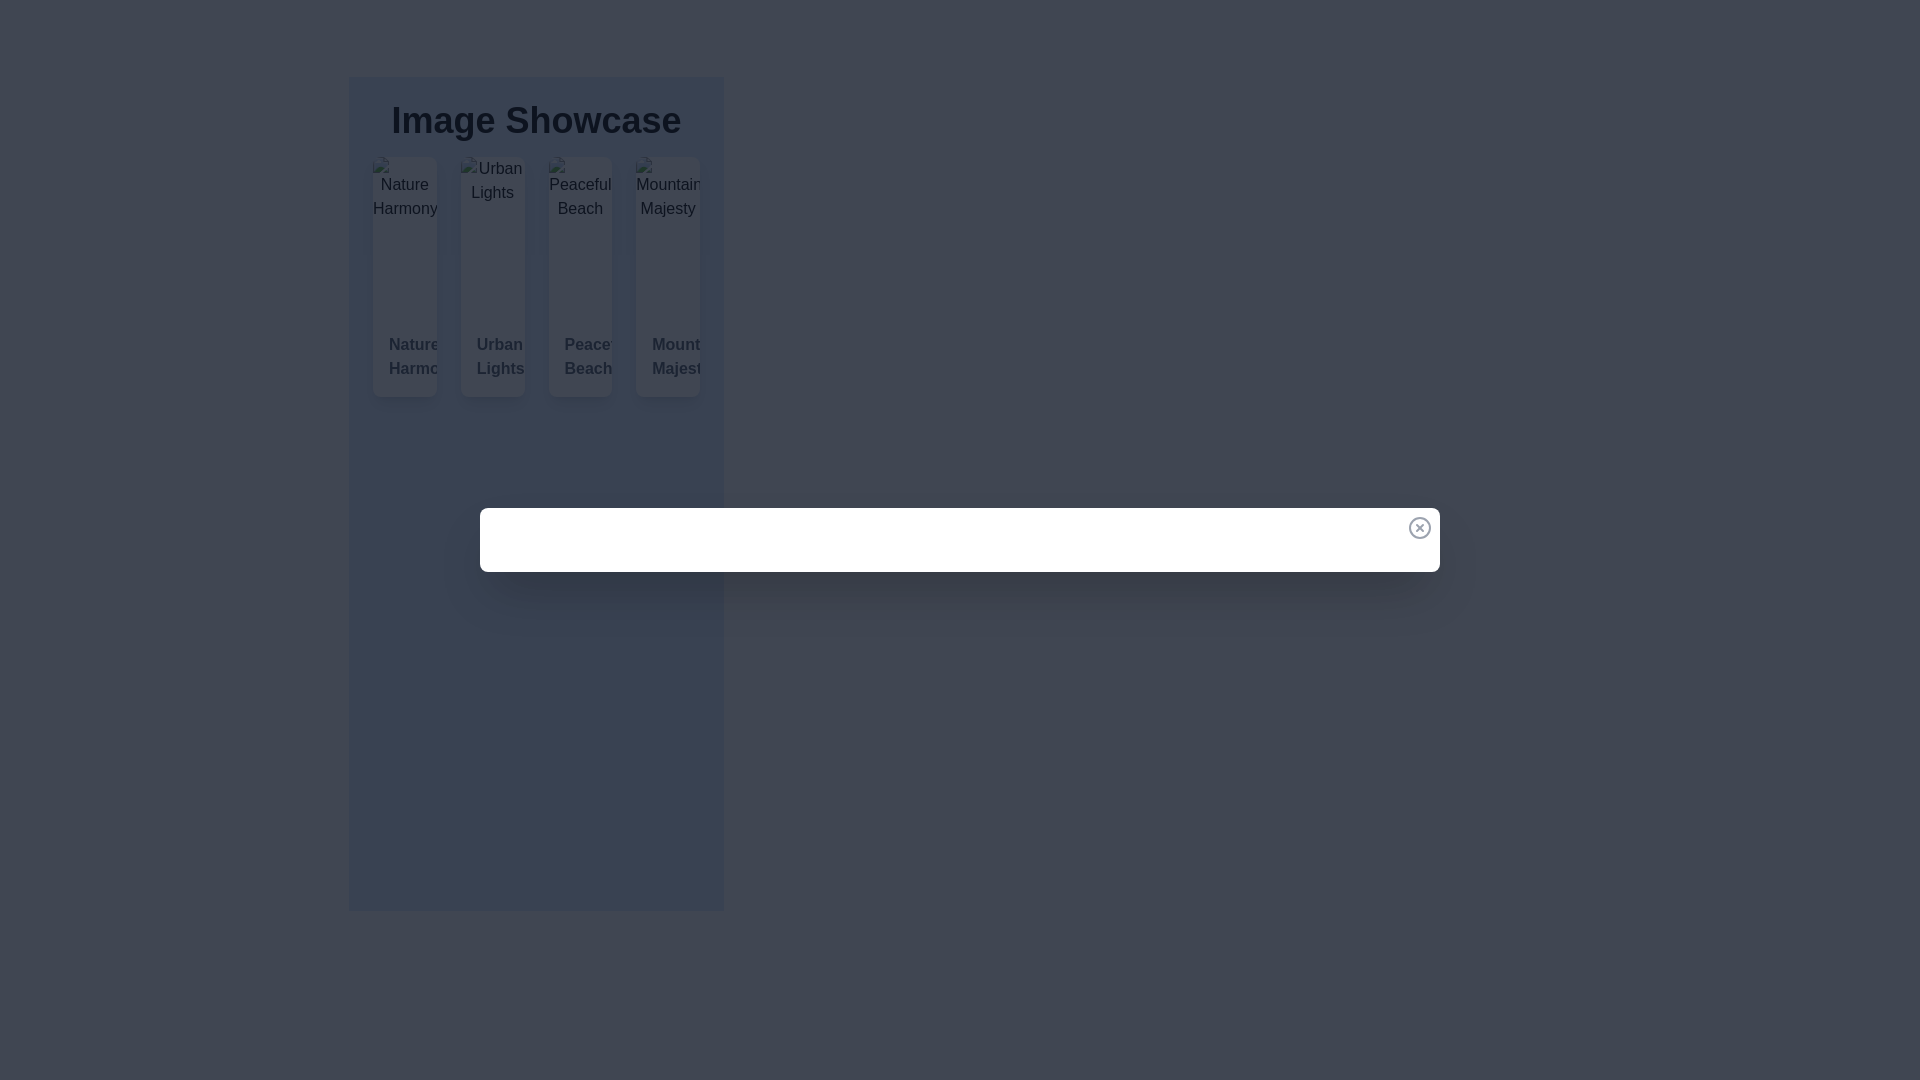 This screenshot has width=1920, height=1080. Describe the element at coordinates (492, 356) in the screenshot. I see `the text label that serves as the title for the 'Urban Lights' card, which is the second card in a series of four under the 'Image Showcase' heading` at that location.